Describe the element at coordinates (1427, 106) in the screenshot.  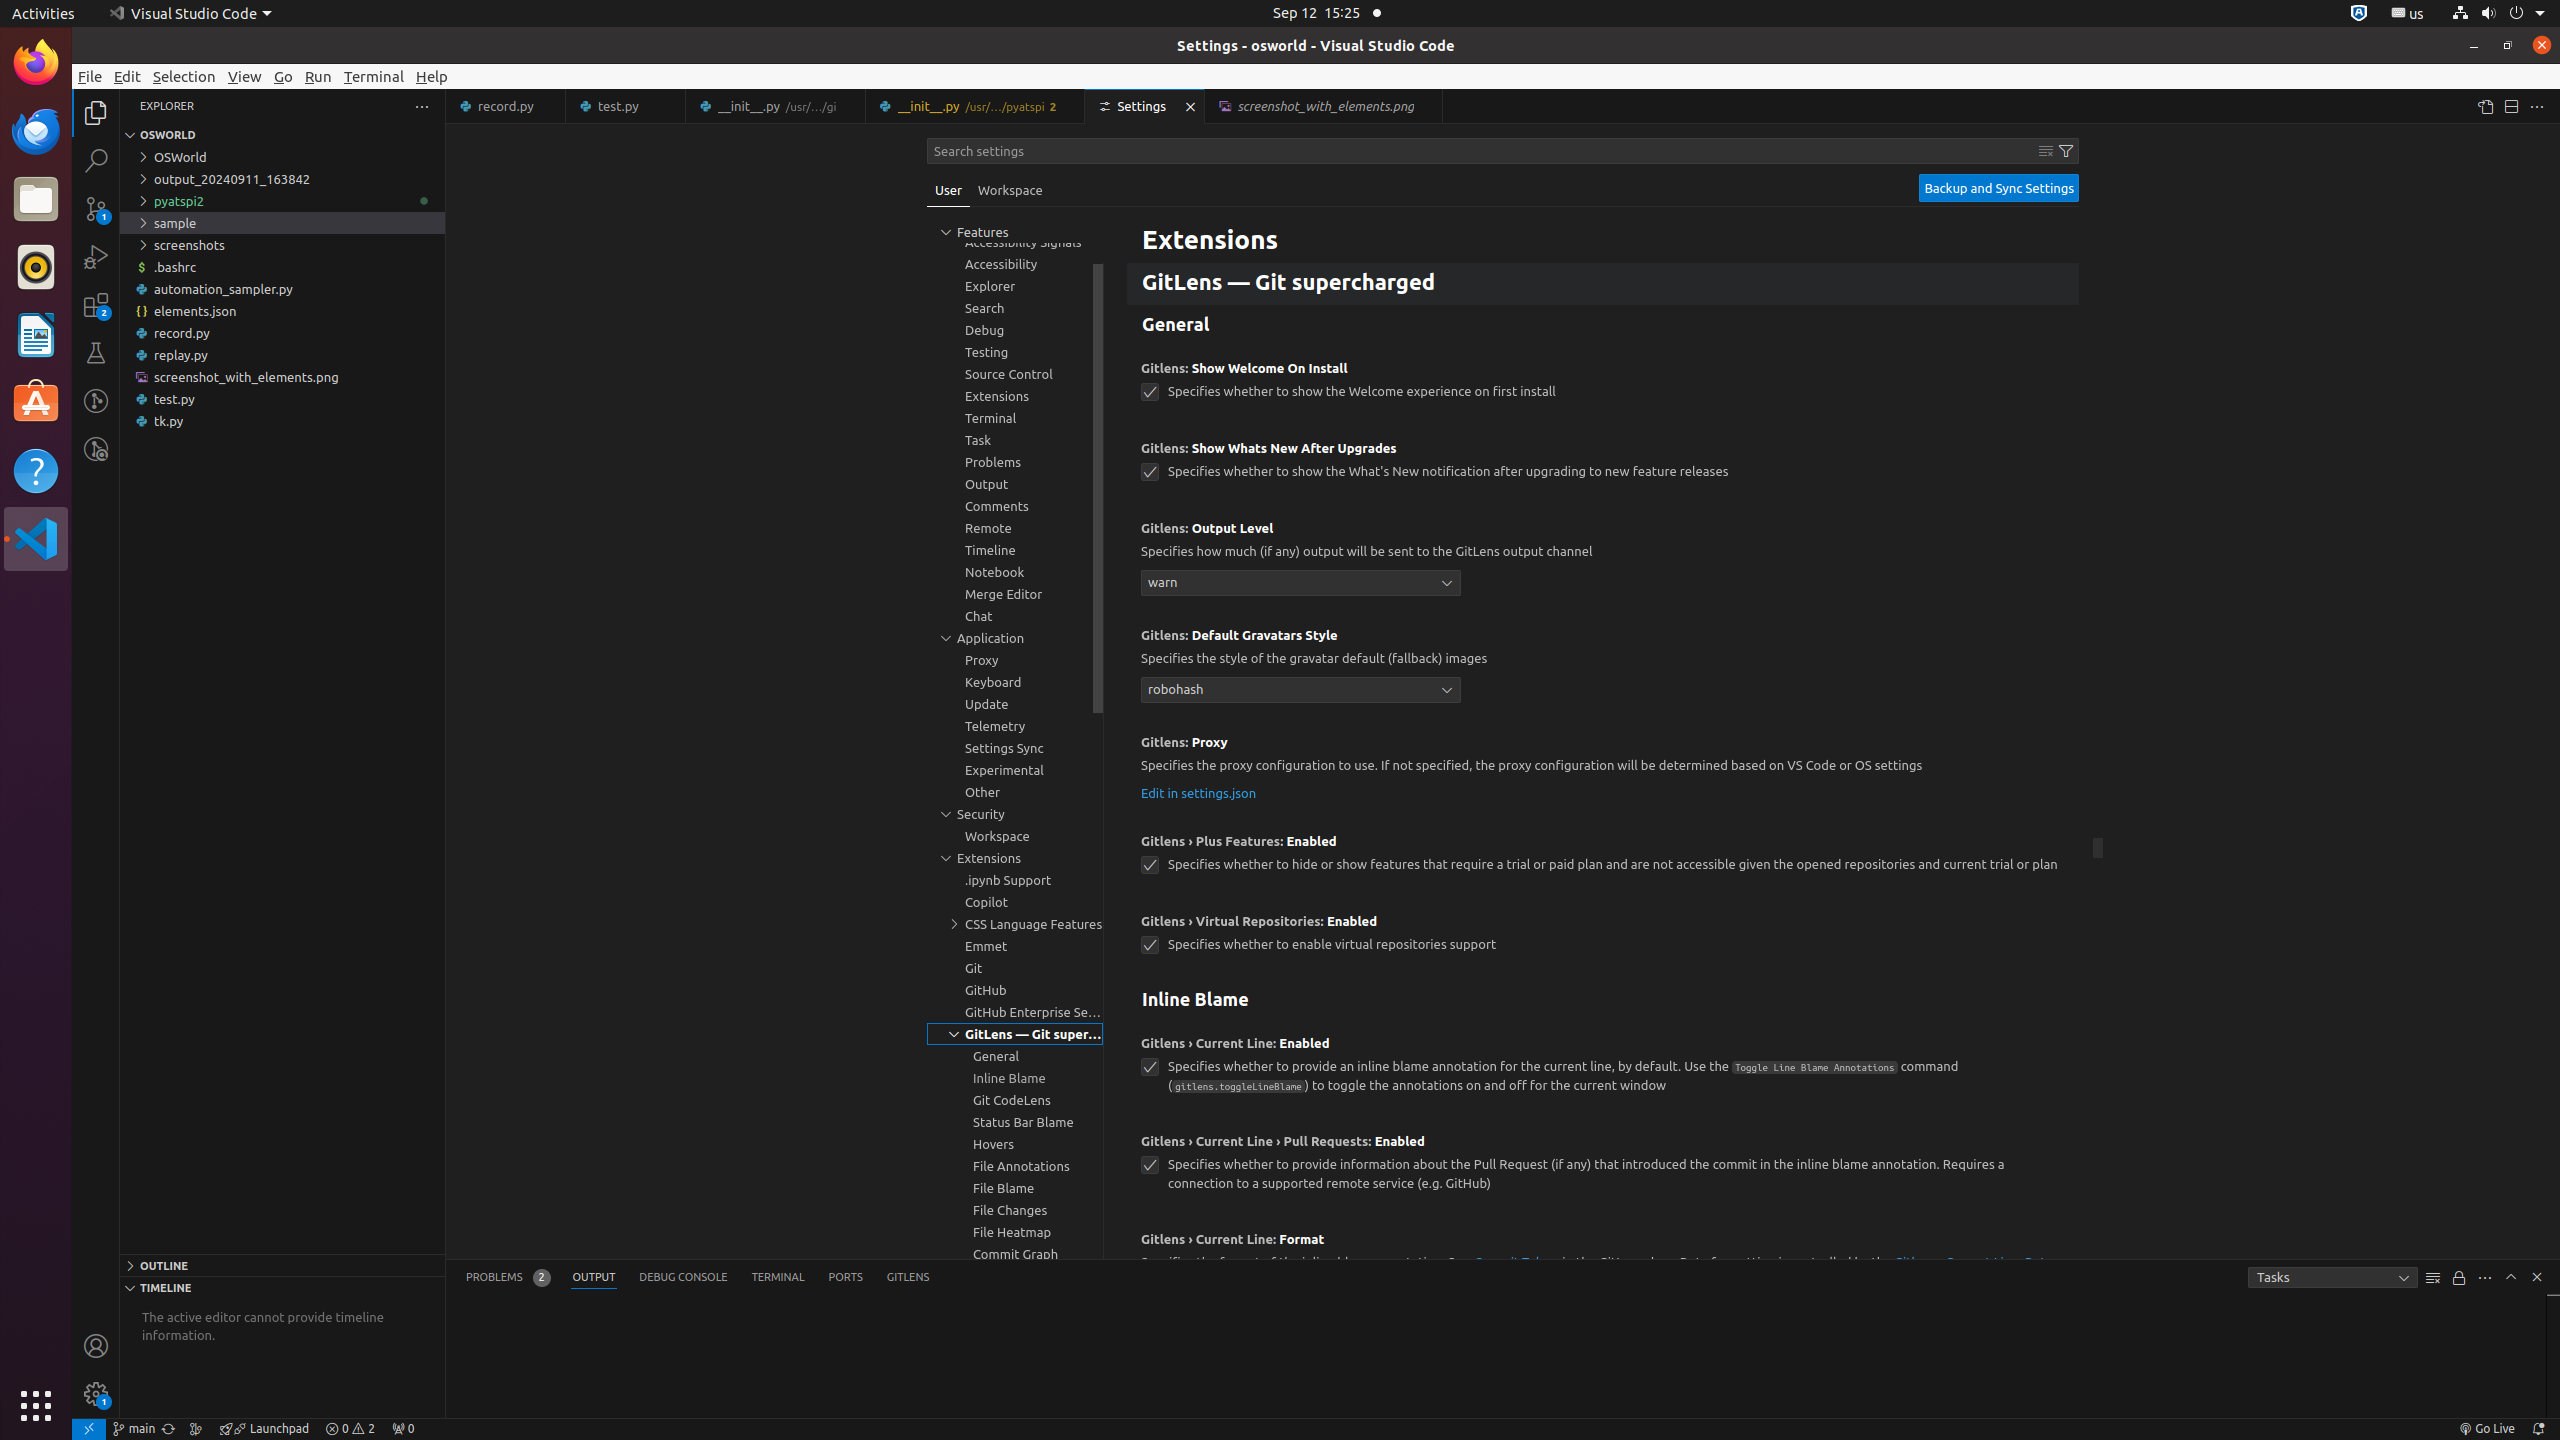
I see `'Close (Ctrl+W)'` at that location.